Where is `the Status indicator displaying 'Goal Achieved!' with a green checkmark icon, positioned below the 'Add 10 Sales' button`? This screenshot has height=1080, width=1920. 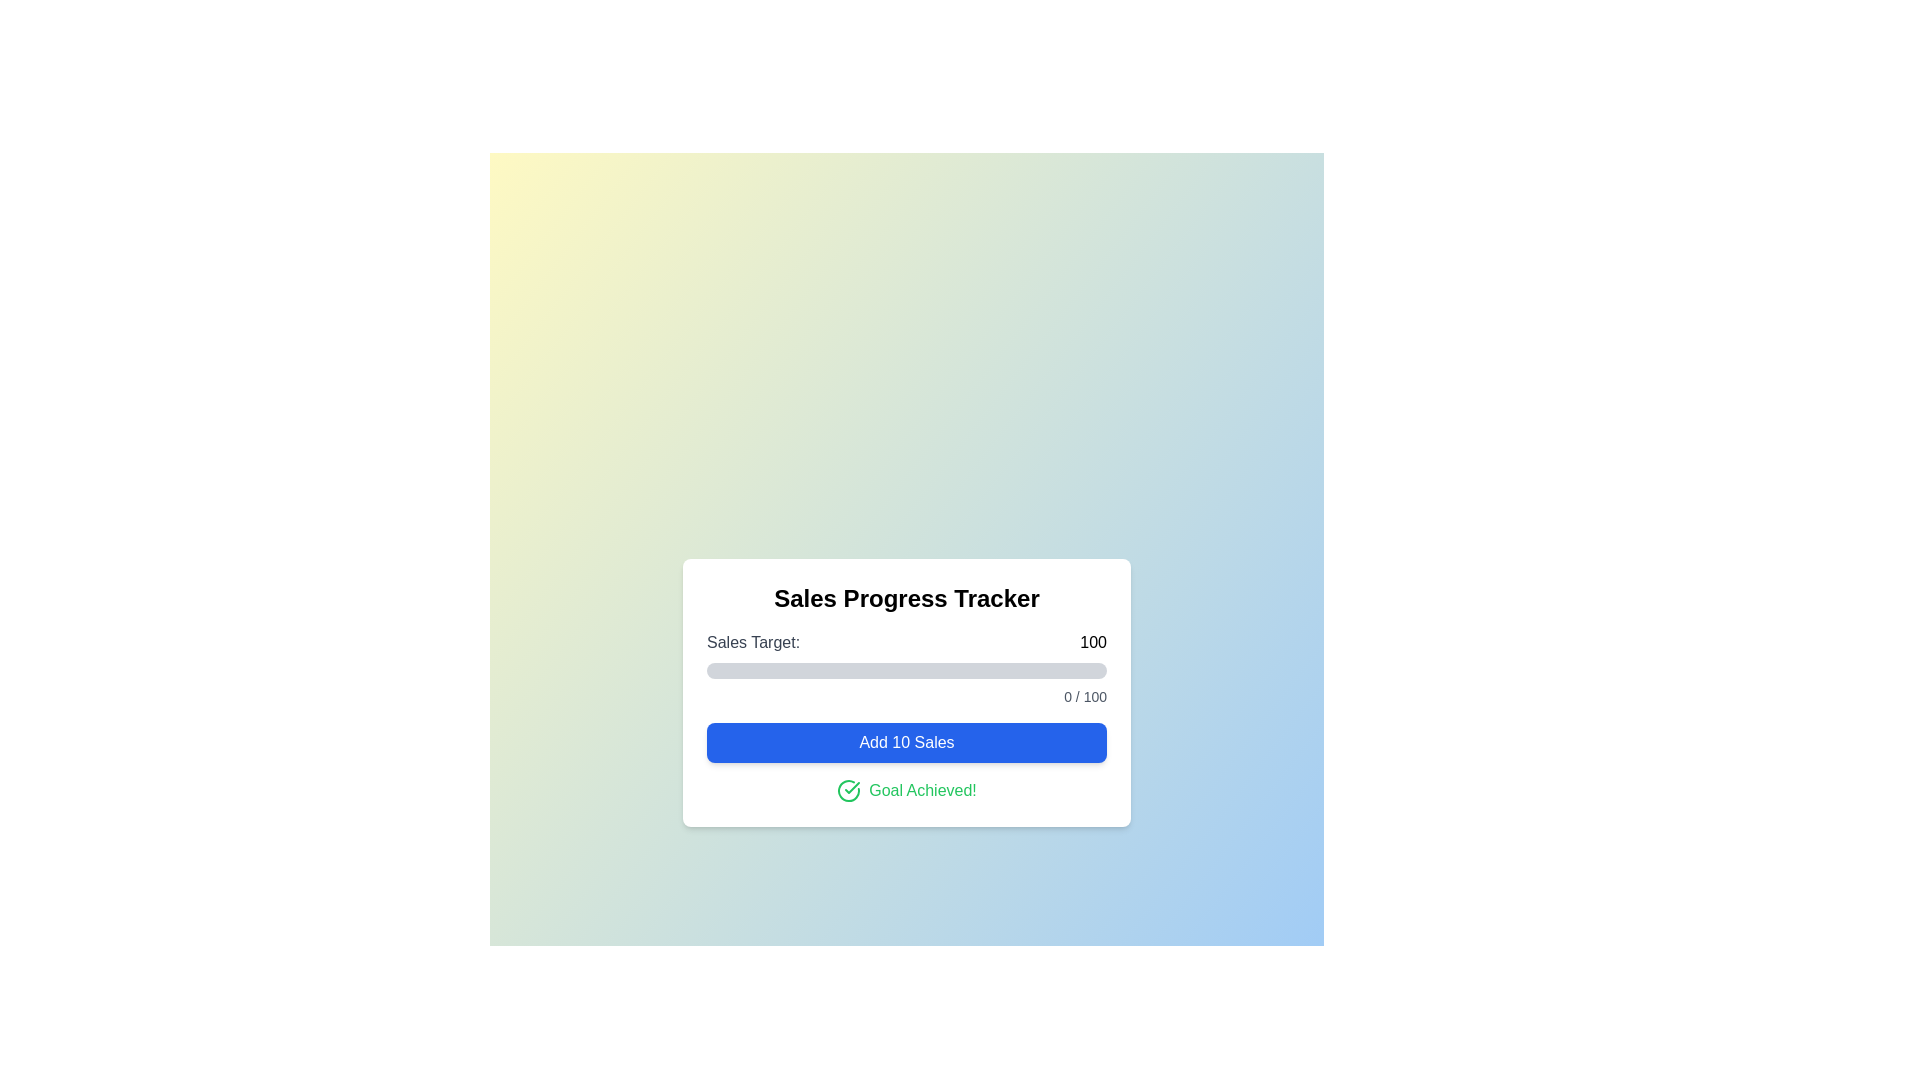
the Status indicator displaying 'Goal Achieved!' with a green checkmark icon, positioned below the 'Add 10 Sales' button is located at coordinates (906, 789).